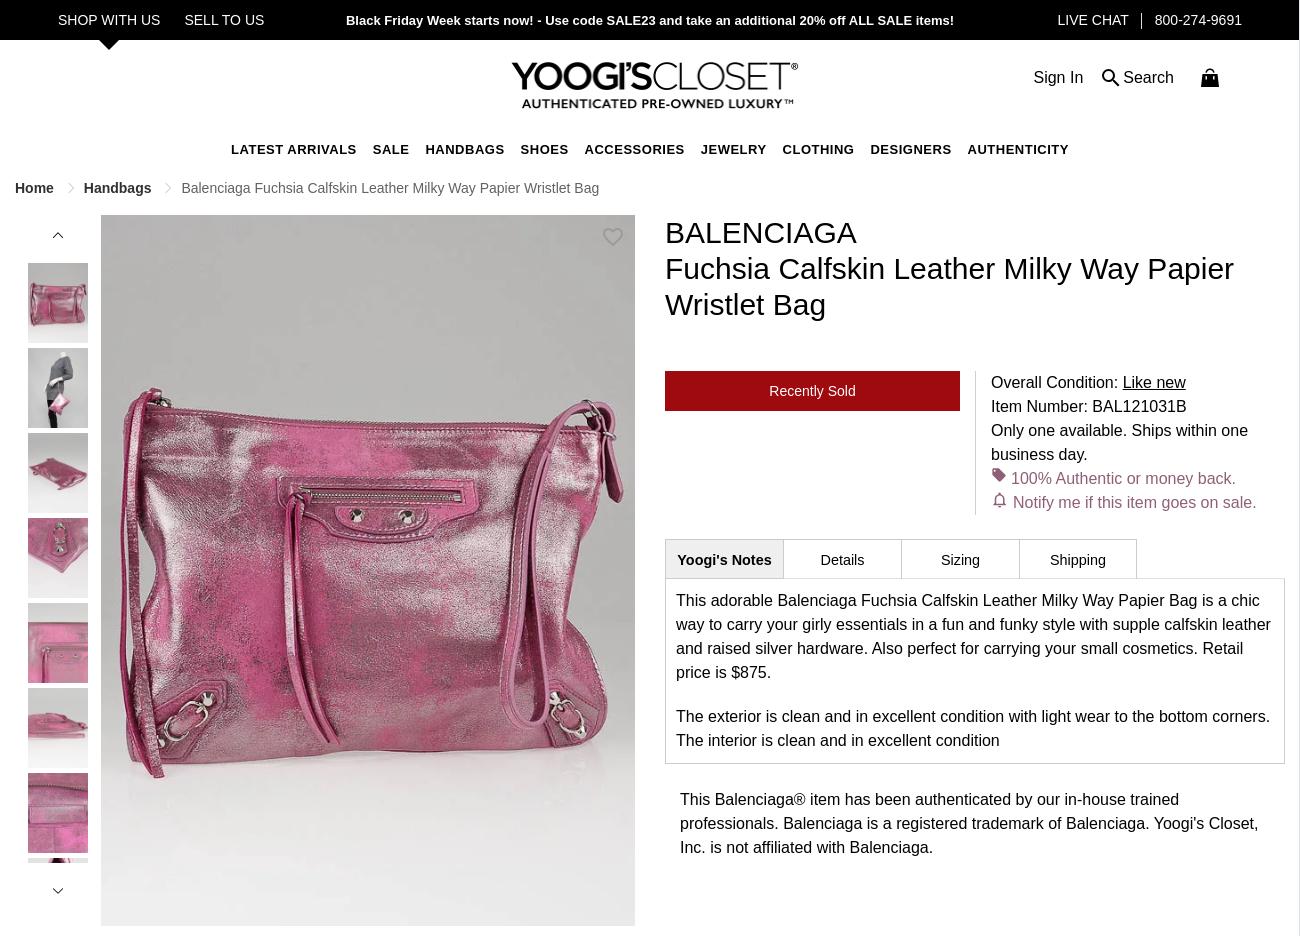 Image resolution: width=1300 pixels, height=936 pixels. I want to click on 'Balenciaga Fuchsia Calfskin Leather Milky Way Papier Wristlet Bag', so click(390, 186).